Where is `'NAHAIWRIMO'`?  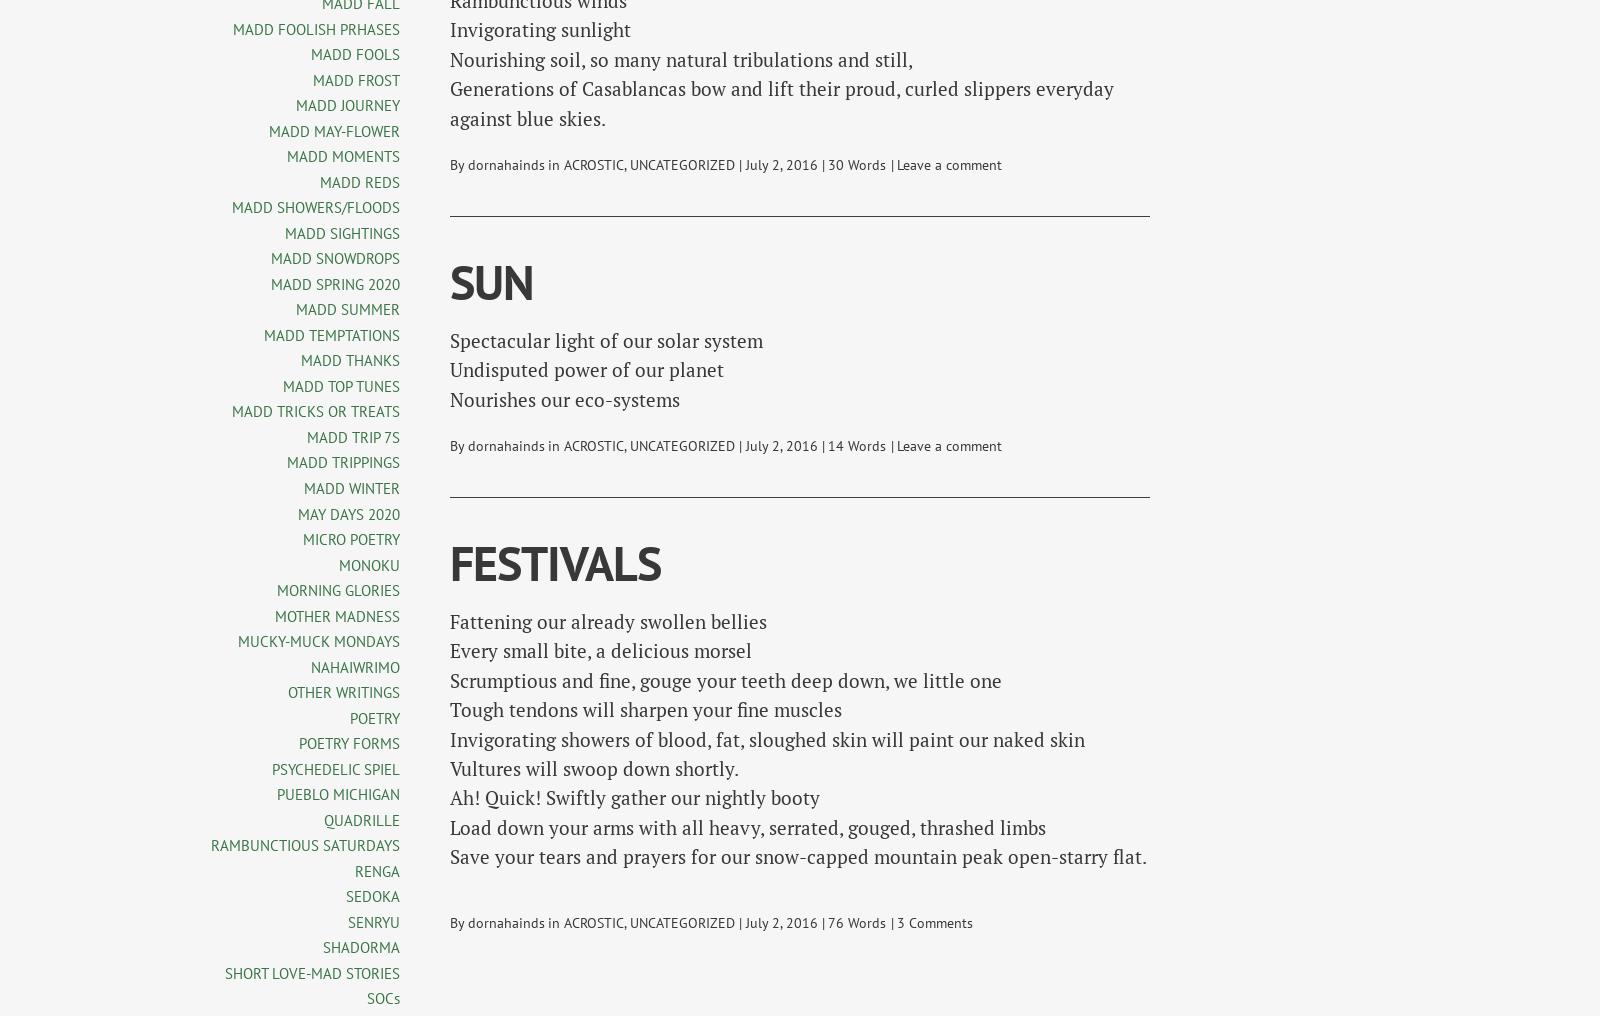 'NAHAIWRIMO' is located at coordinates (355, 665).